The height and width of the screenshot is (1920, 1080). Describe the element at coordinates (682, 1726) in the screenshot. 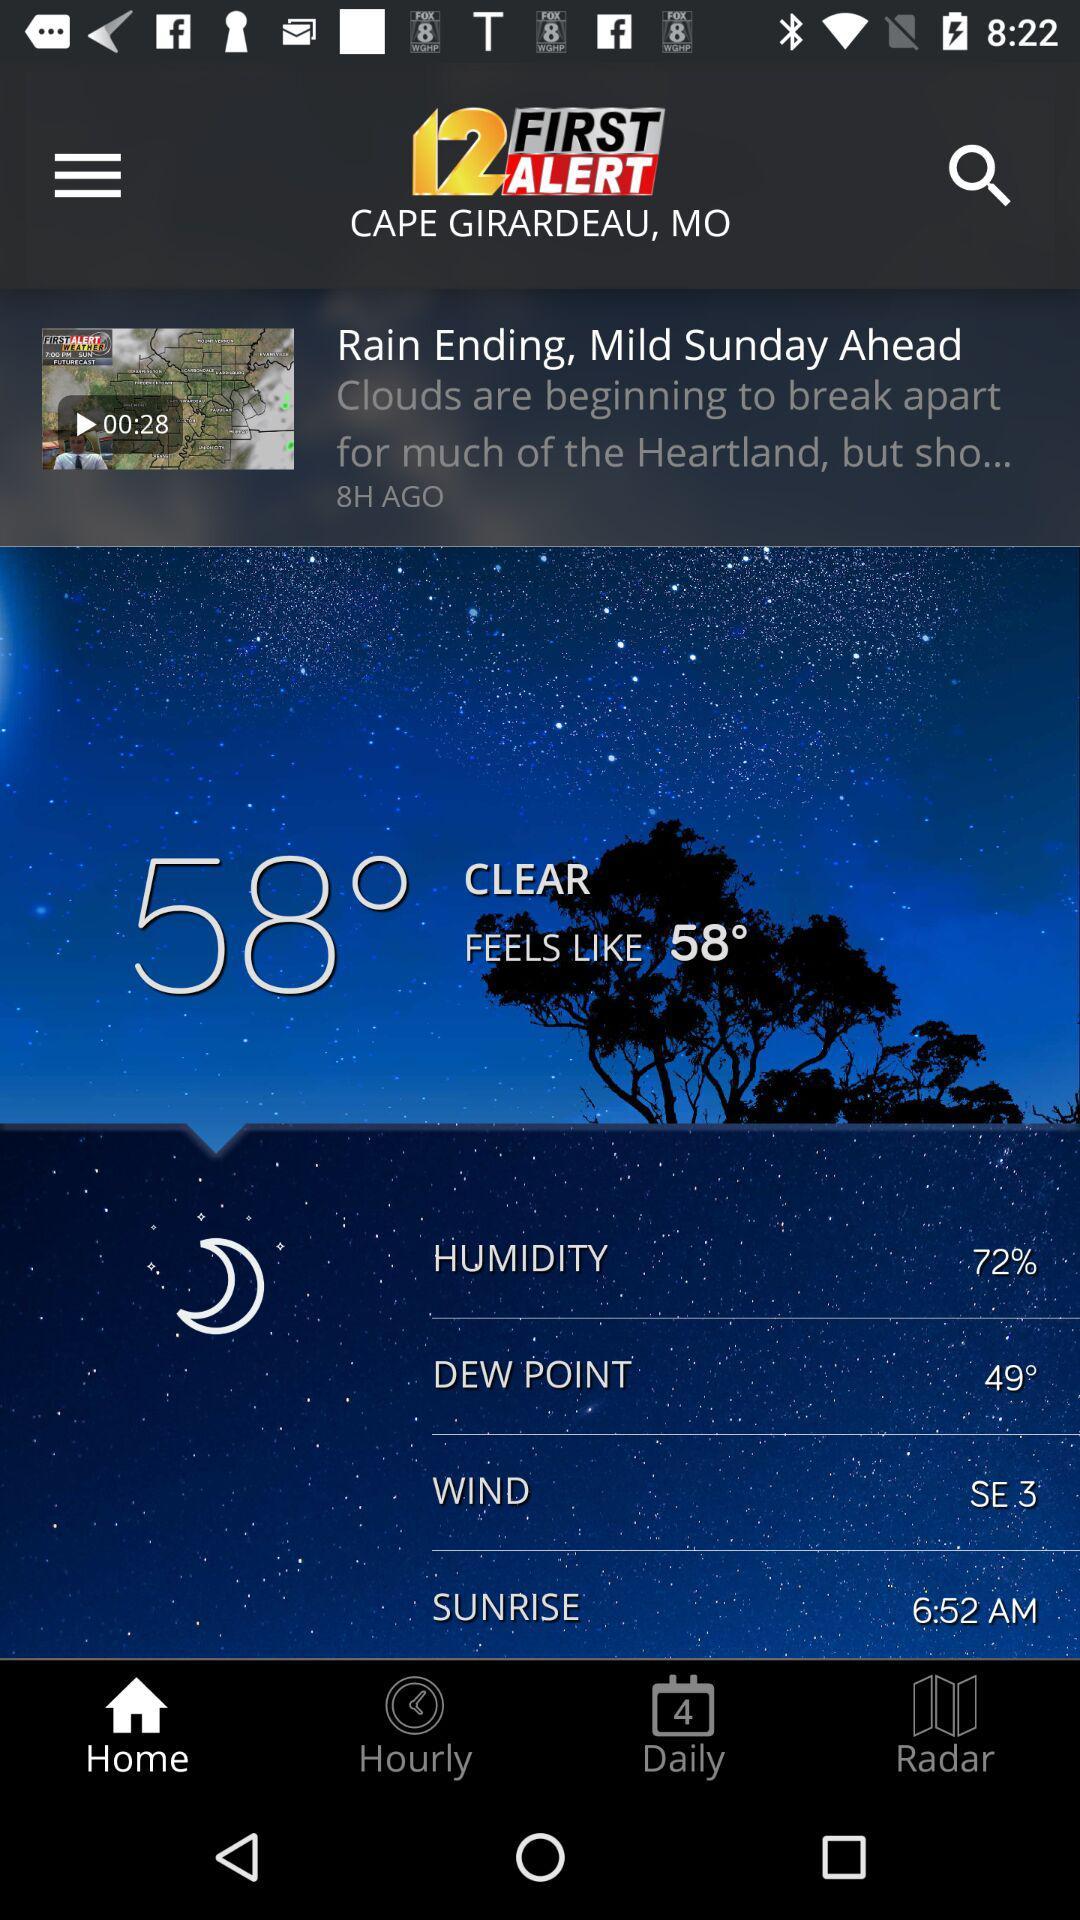

I see `item to the right of hourly item` at that location.